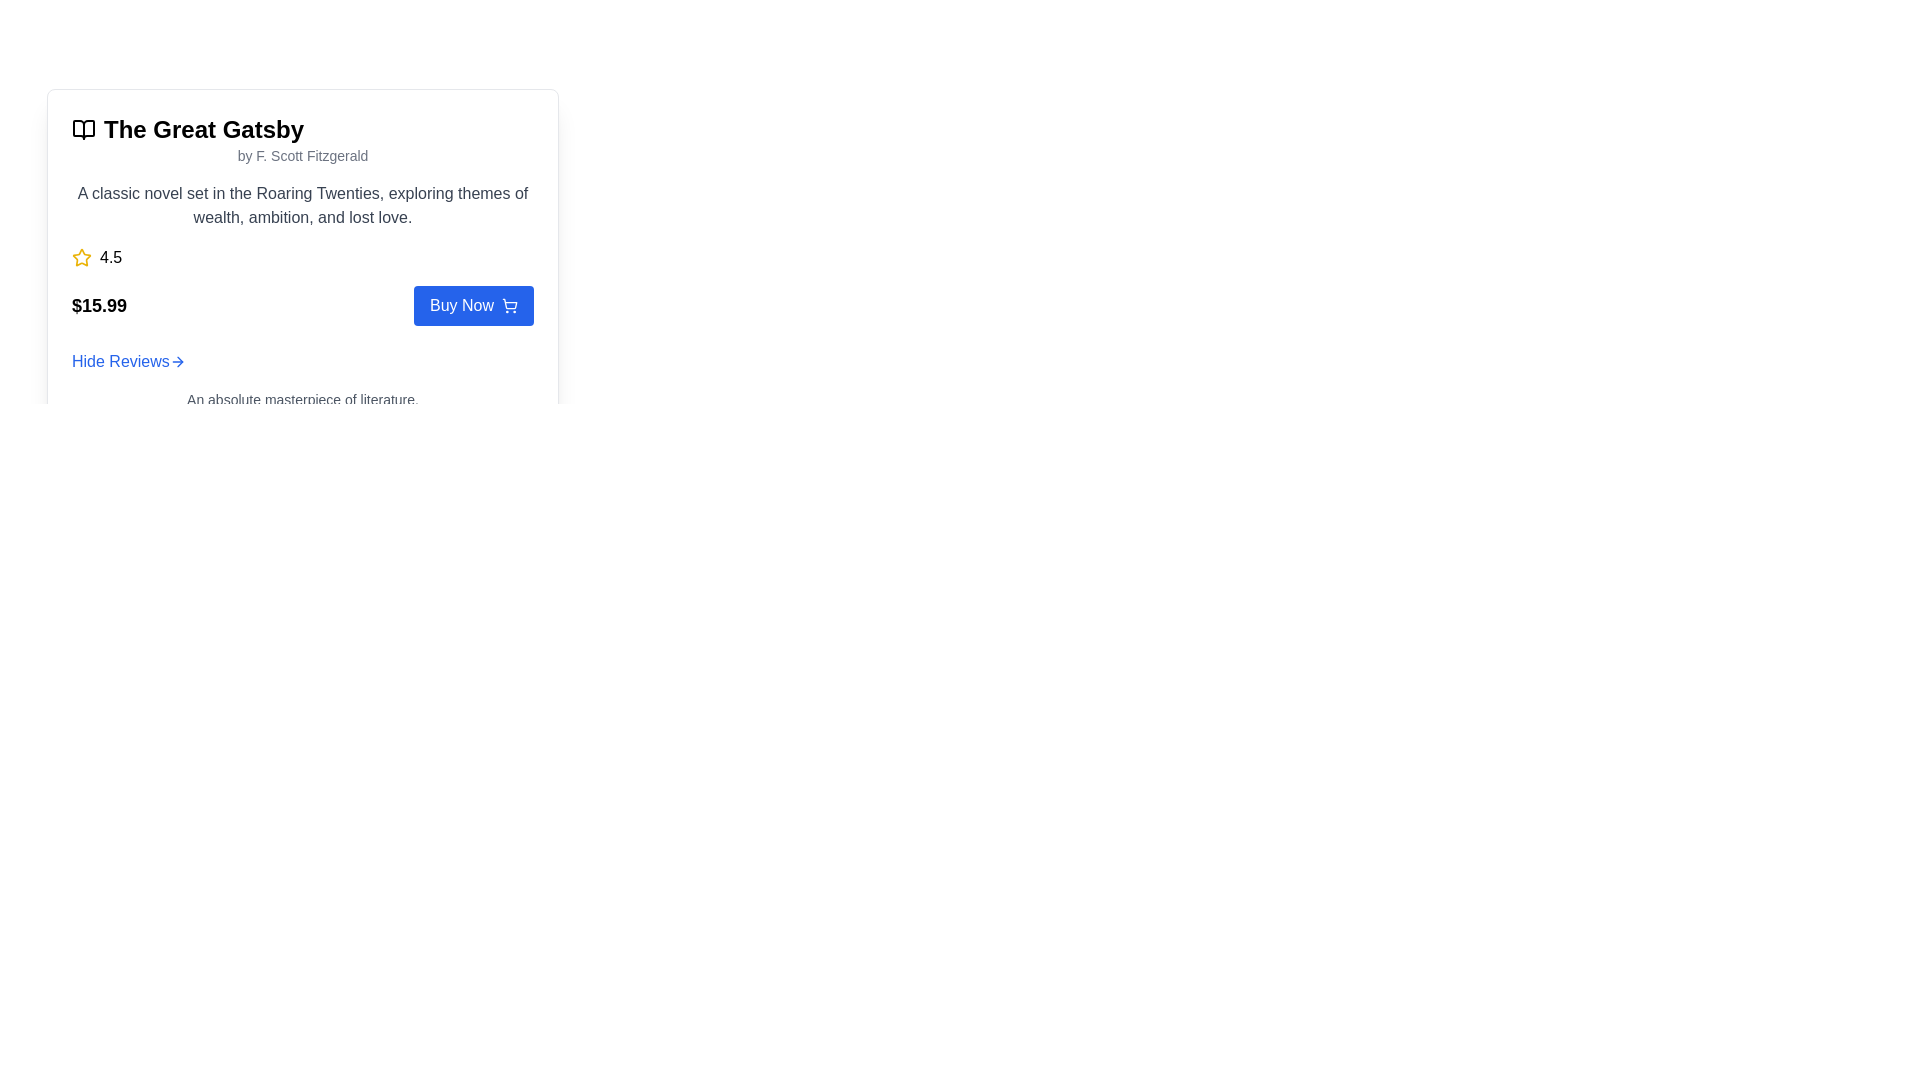  Describe the element at coordinates (98, 305) in the screenshot. I see `the price label displayed in the pricing section, located below the rating and to the left of the 'Buy Now' button` at that location.